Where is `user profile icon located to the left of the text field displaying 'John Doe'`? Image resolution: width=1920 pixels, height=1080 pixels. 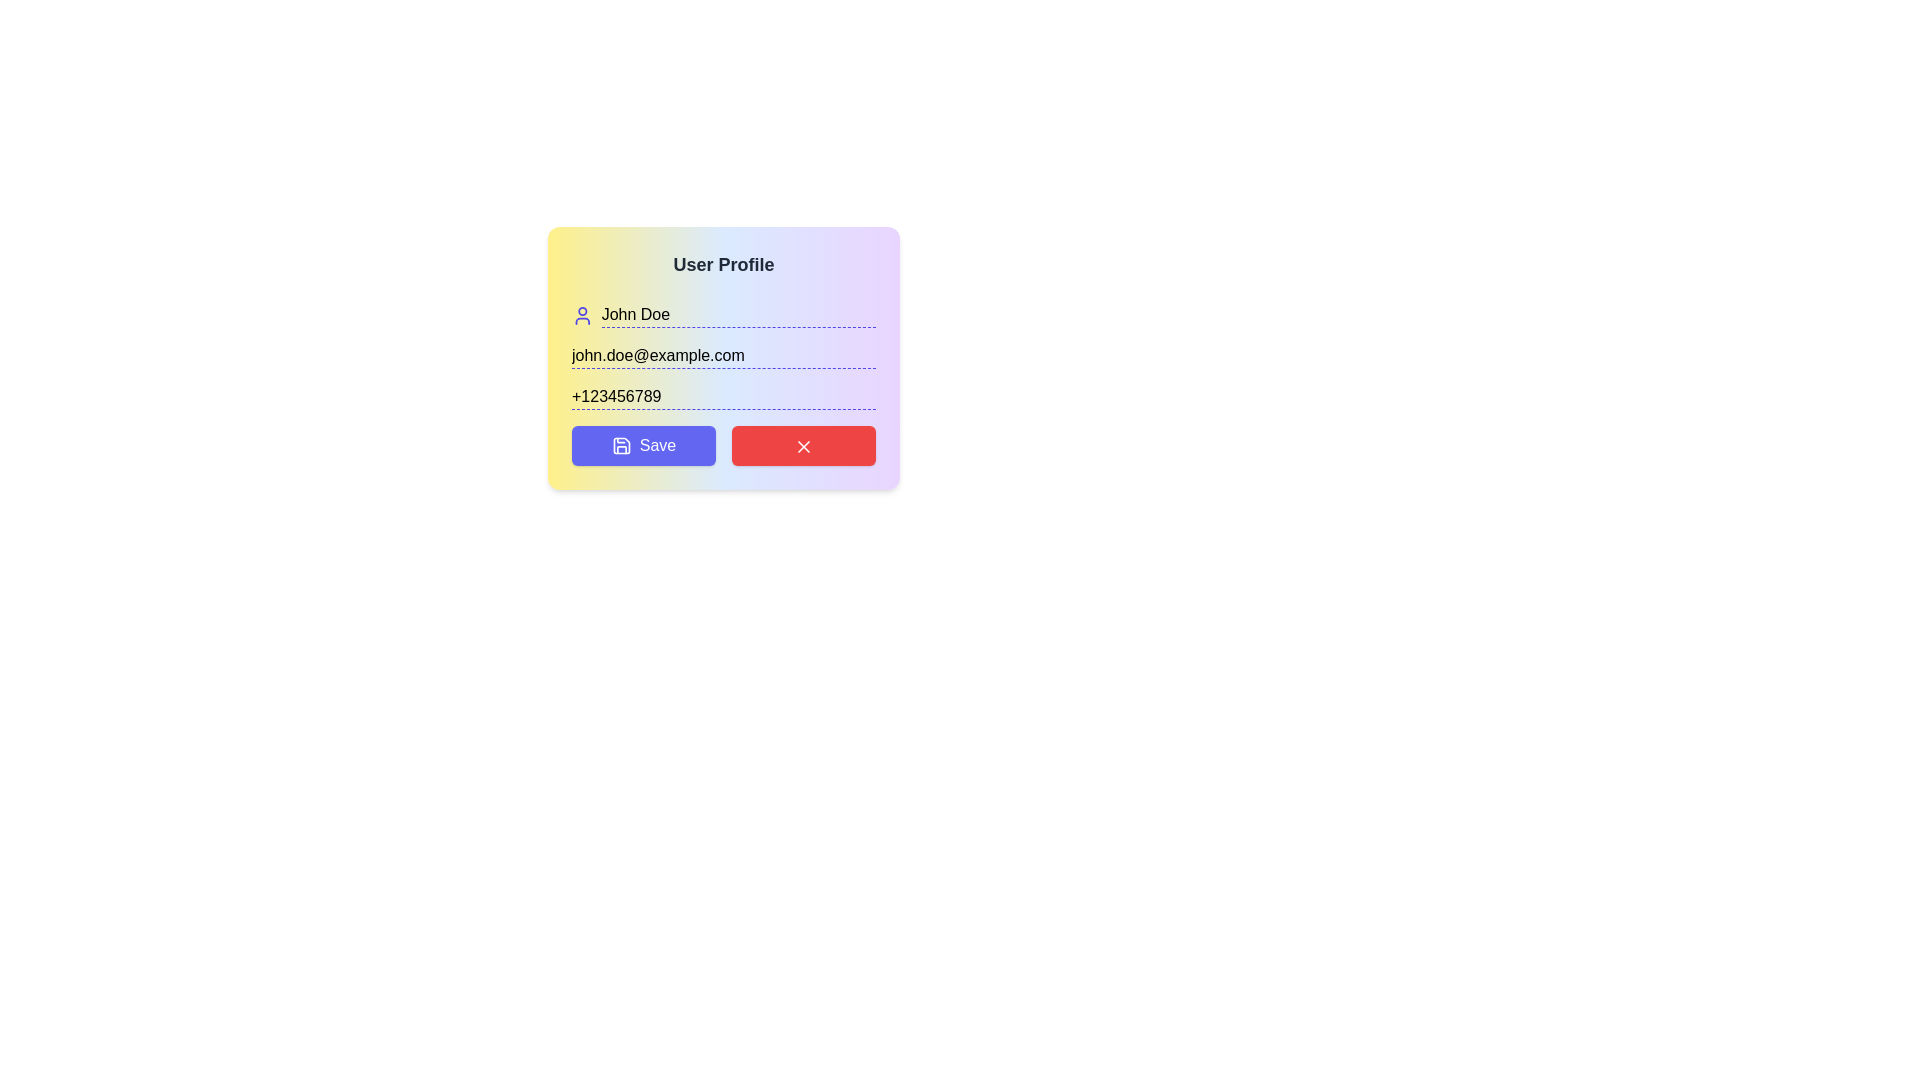
user profile icon located to the left of the text field displaying 'John Doe' is located at coordinates (581, 315).